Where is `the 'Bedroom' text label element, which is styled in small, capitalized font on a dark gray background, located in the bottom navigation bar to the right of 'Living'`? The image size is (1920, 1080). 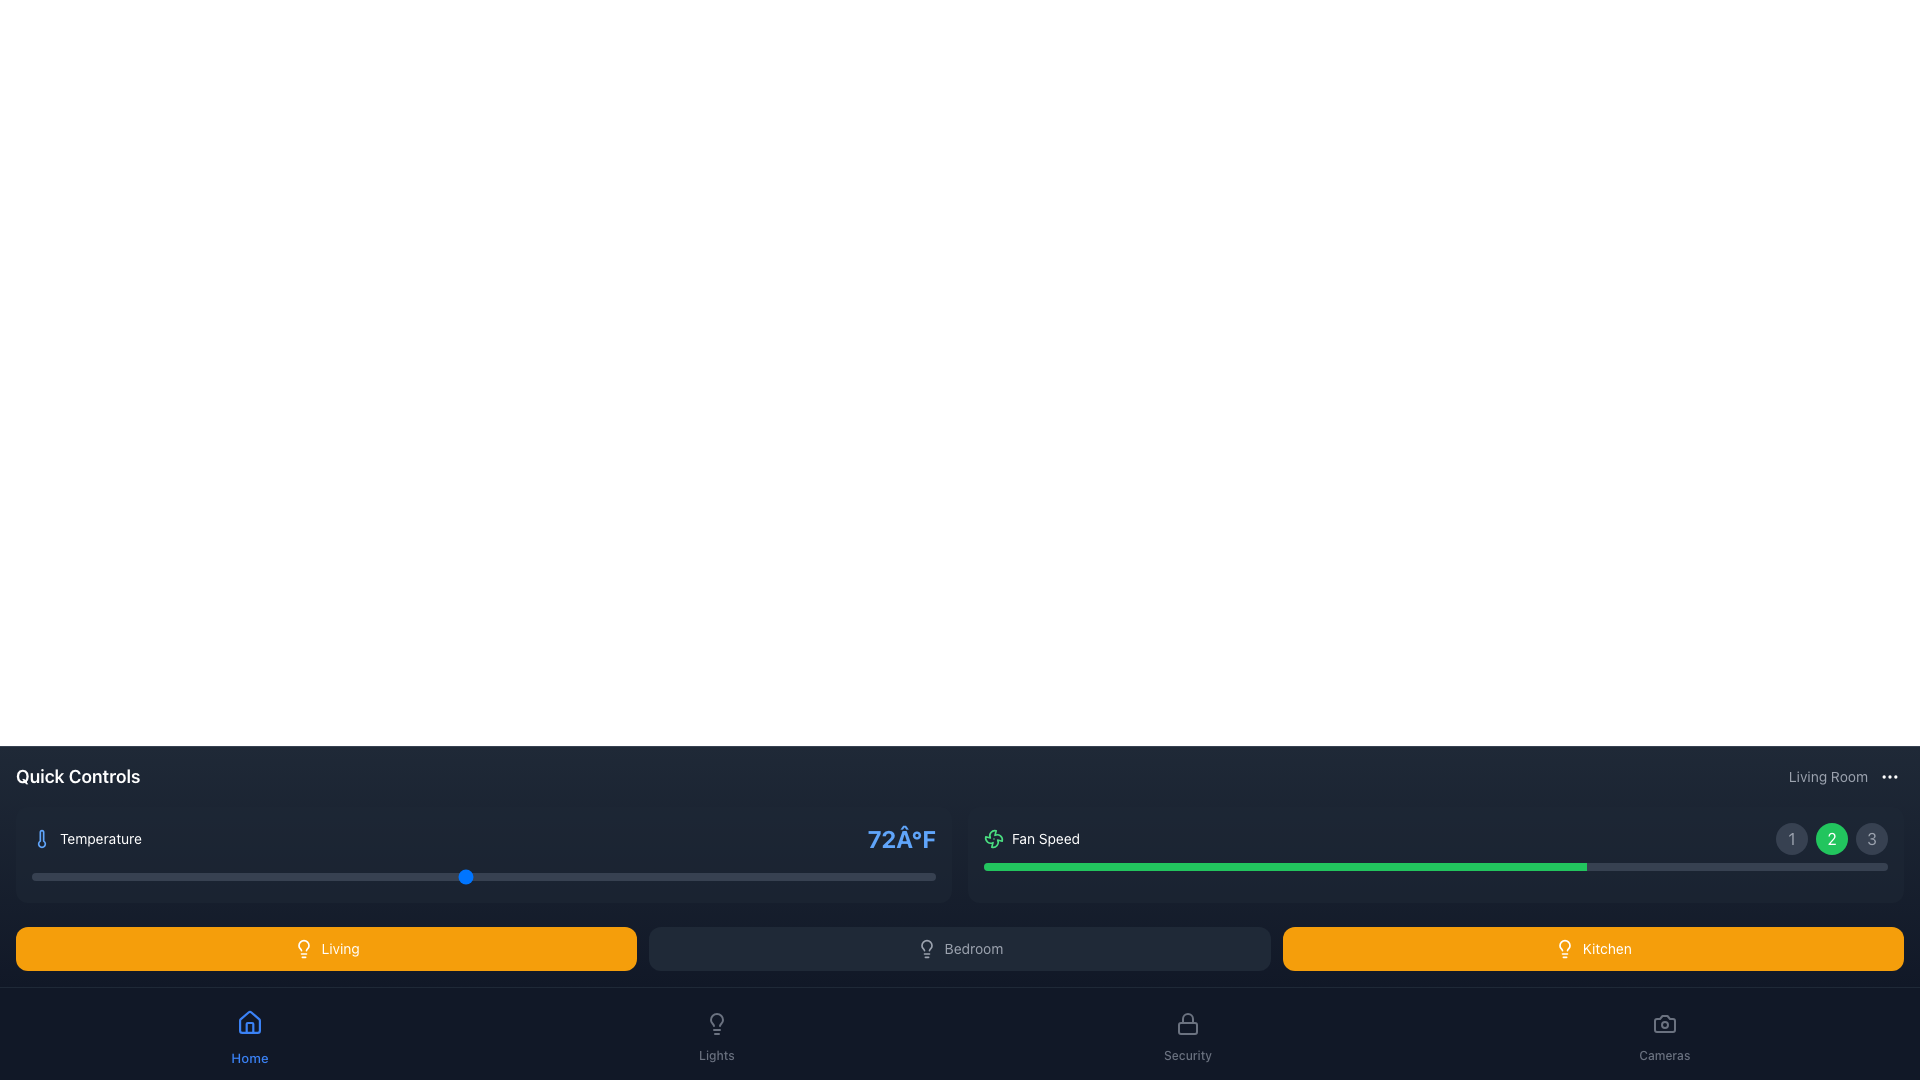 the 'Bedroom' text label element, which is styled in small, capitalized font on a dark gray background, located in the bottom navigation bar to the right of 'Living' is located at coordinates (974, 947).